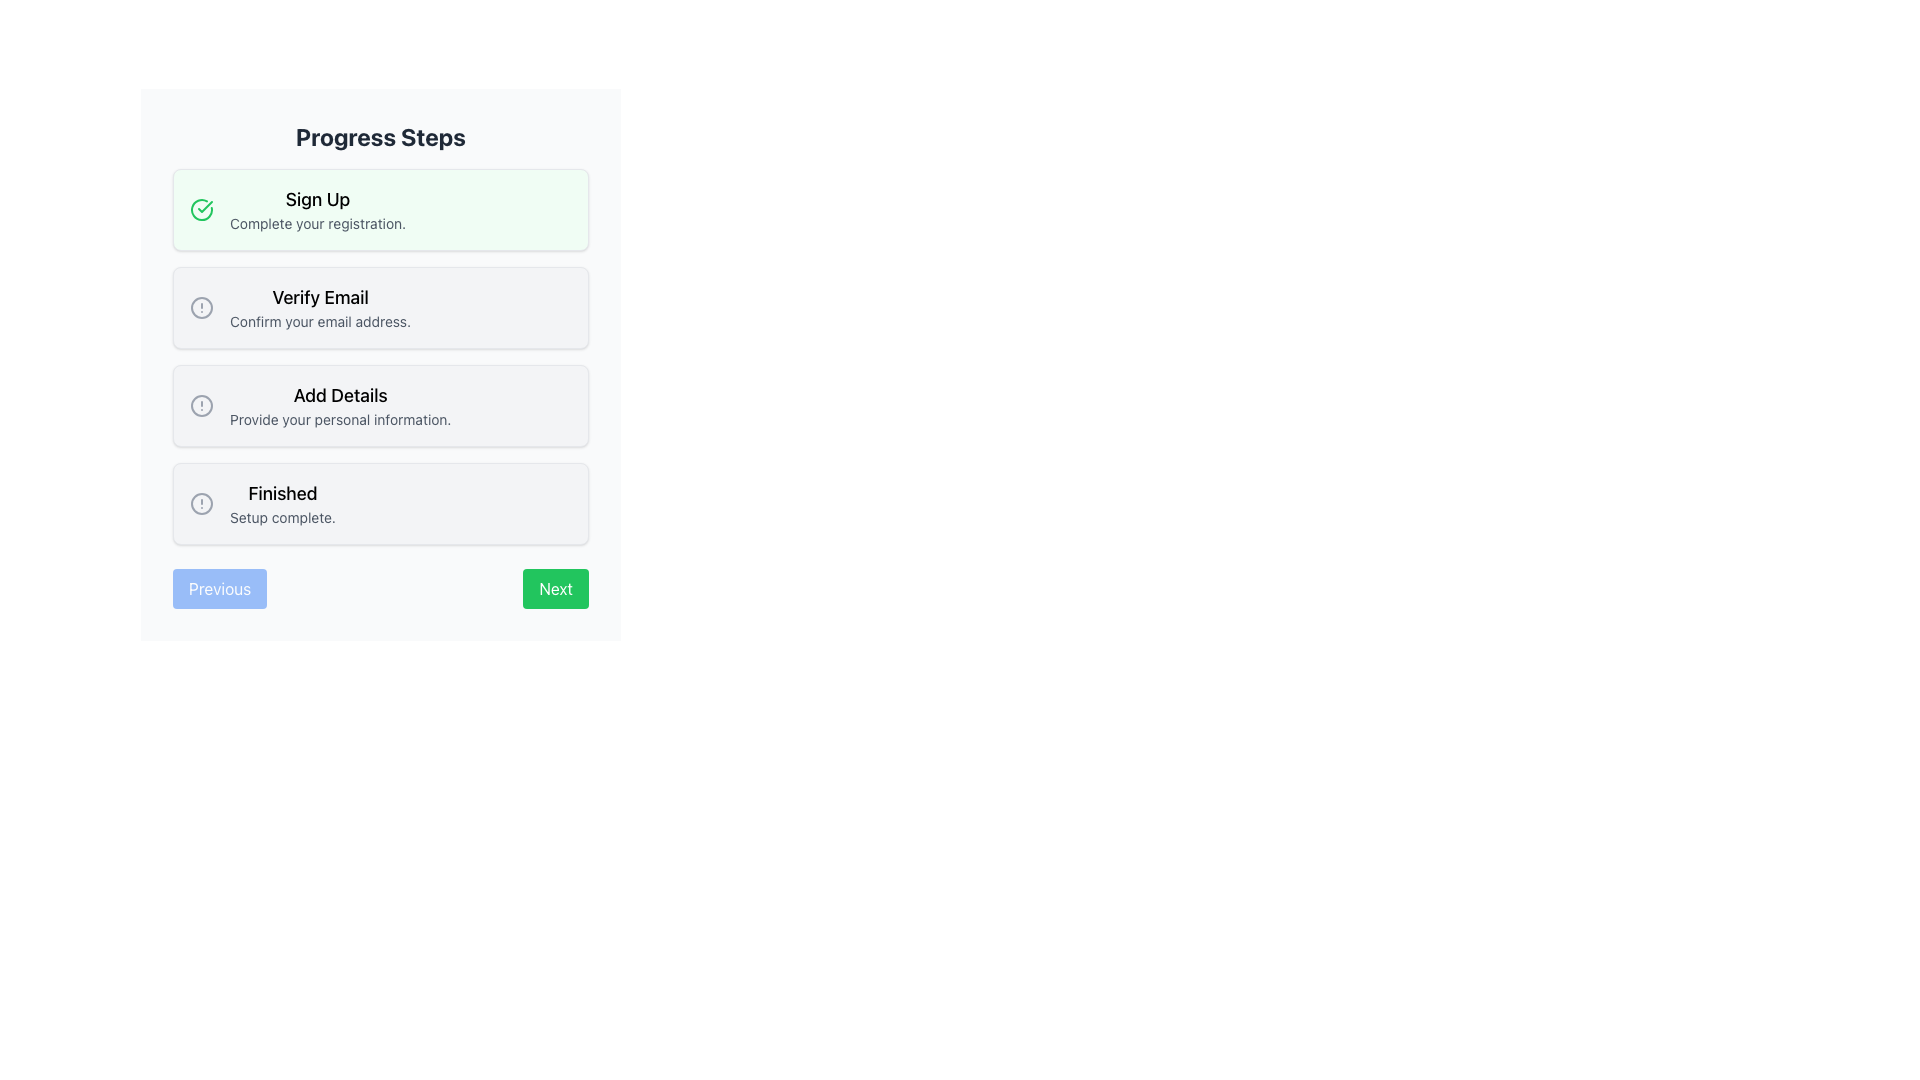 This screenshot has height=1080, width=1920. What do you see at coordinates (282, 493) in the screenshot?
I see `text element labeled 'Finished' which is styled with a large font size and medium weight, appearing in black on a white background, located in the bottom section of the progress navigation interface` at bounding box center [282, 493].